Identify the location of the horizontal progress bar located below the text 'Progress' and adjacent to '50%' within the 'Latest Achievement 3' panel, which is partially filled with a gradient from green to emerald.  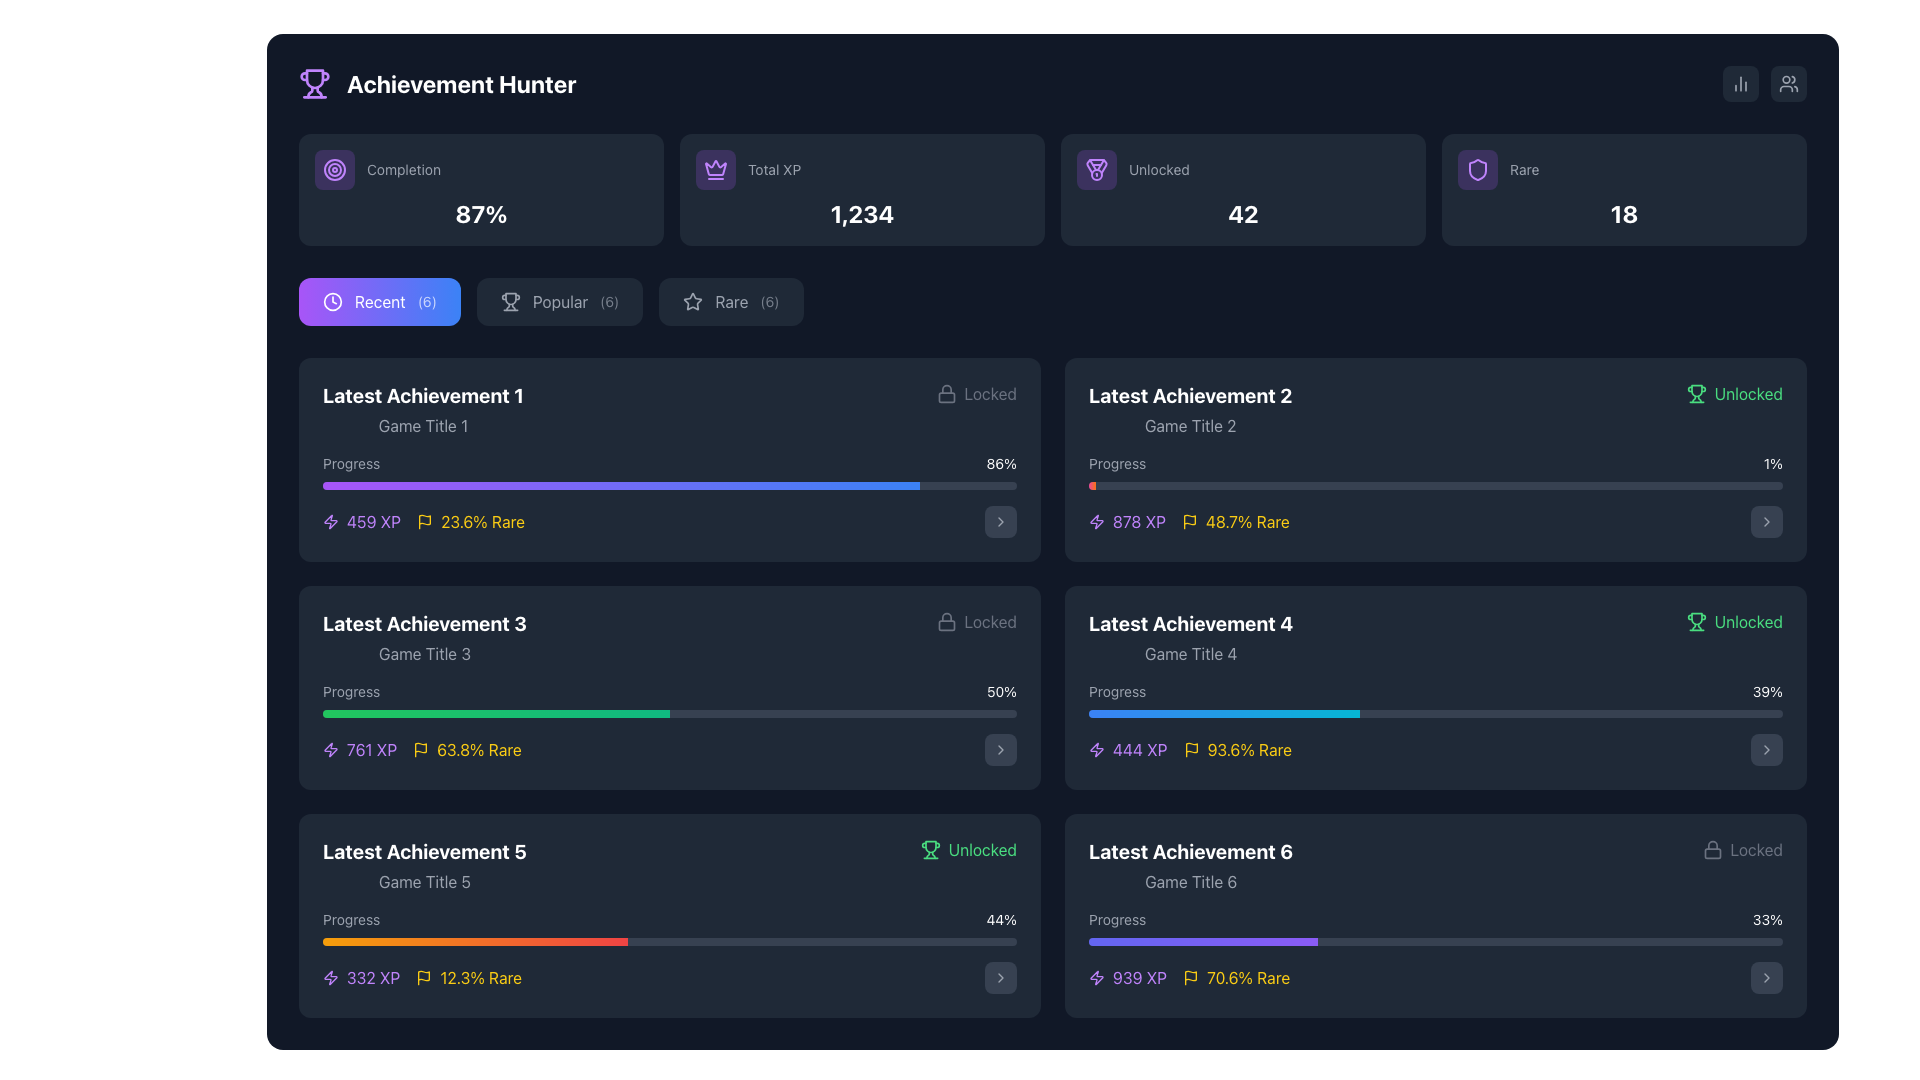
(670, 712).